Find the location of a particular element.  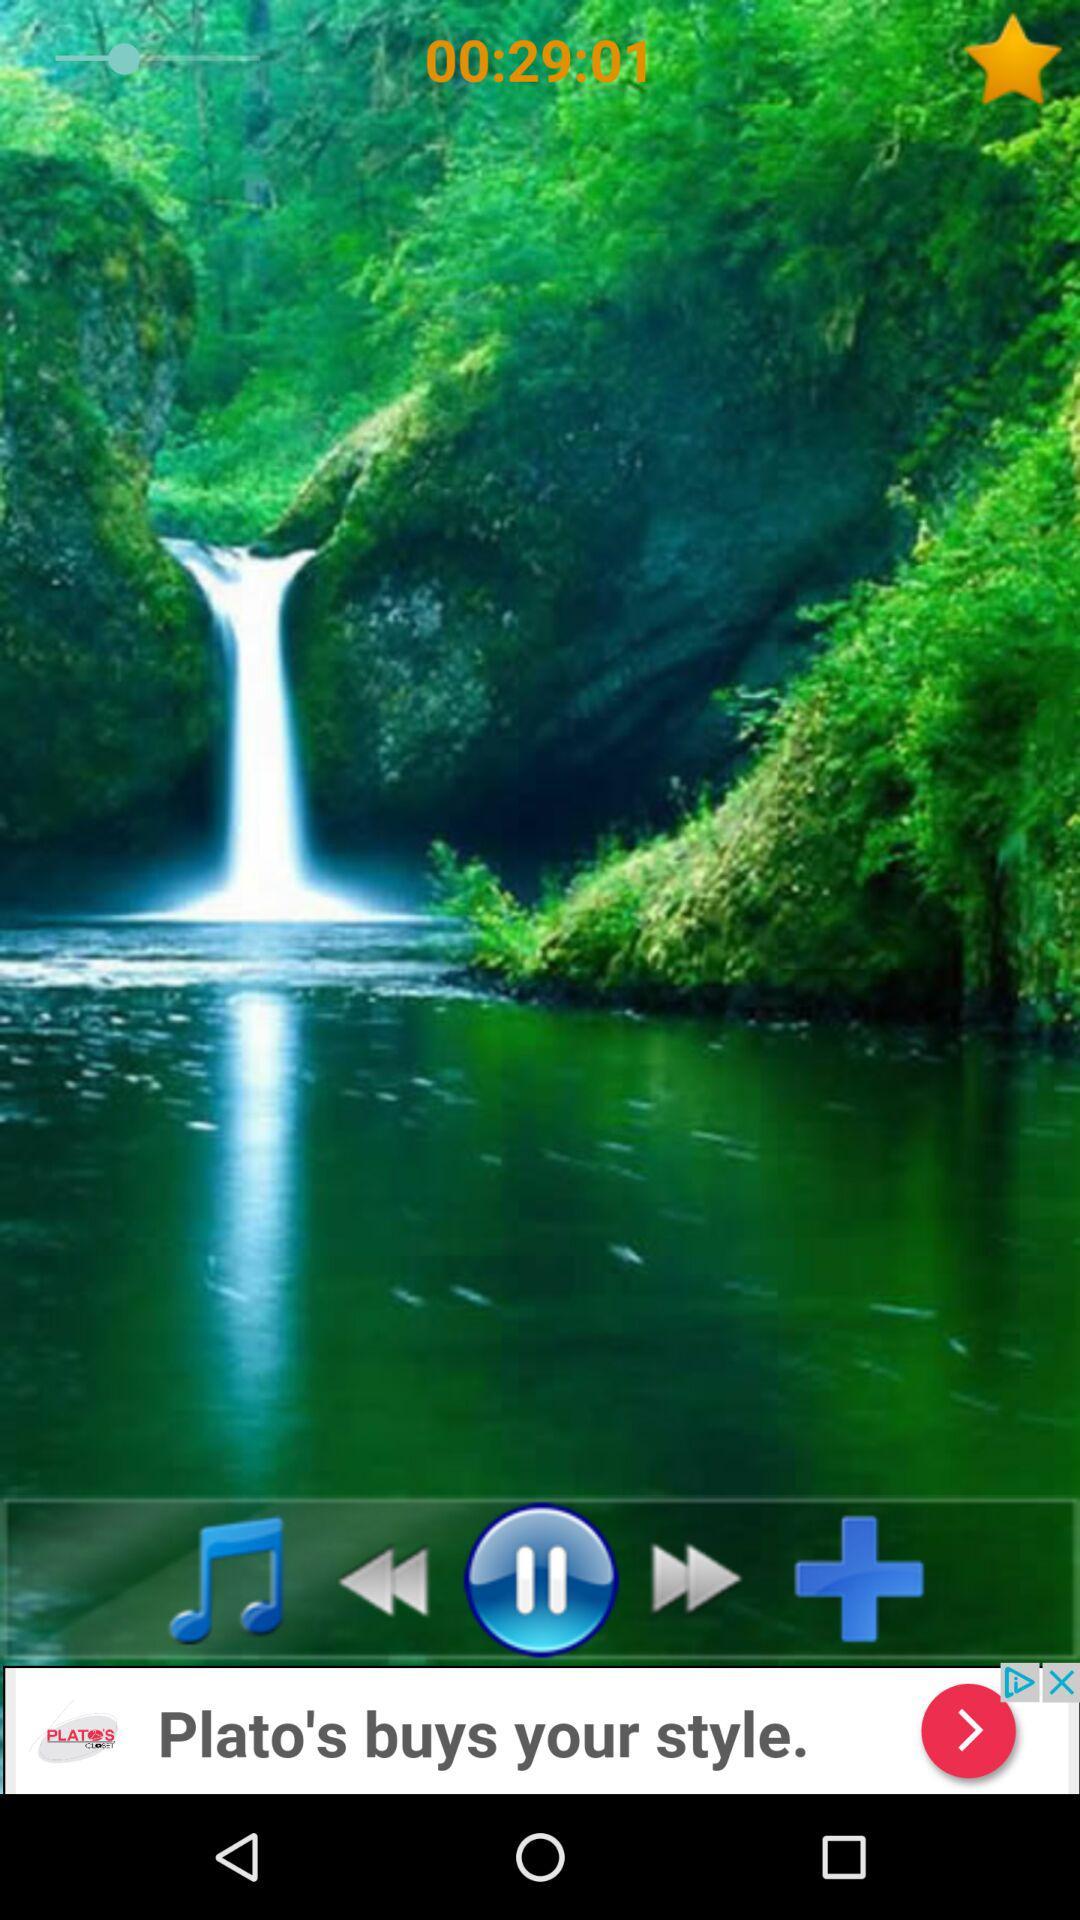

the av_rewind icon is located at coordinates (371, 1577).